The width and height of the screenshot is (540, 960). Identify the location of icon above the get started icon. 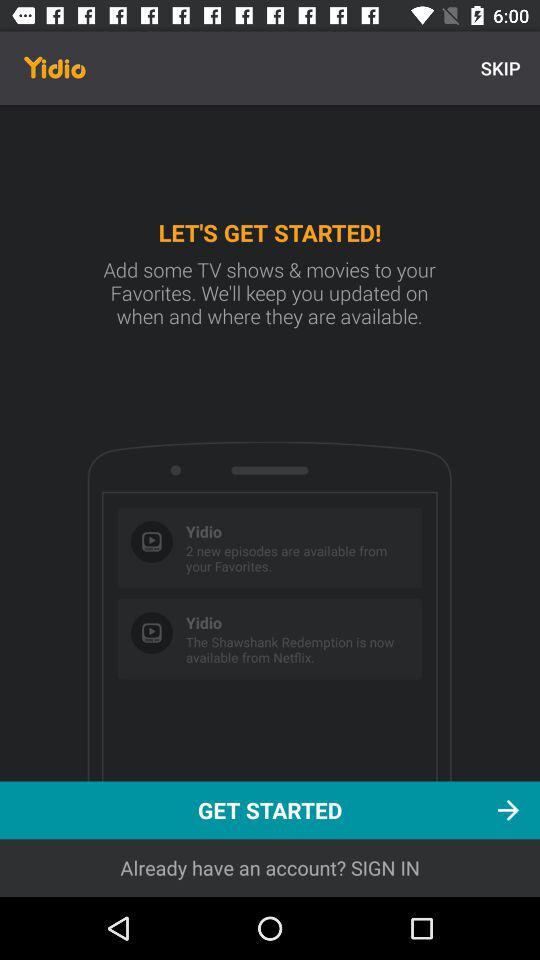
(499, 68).